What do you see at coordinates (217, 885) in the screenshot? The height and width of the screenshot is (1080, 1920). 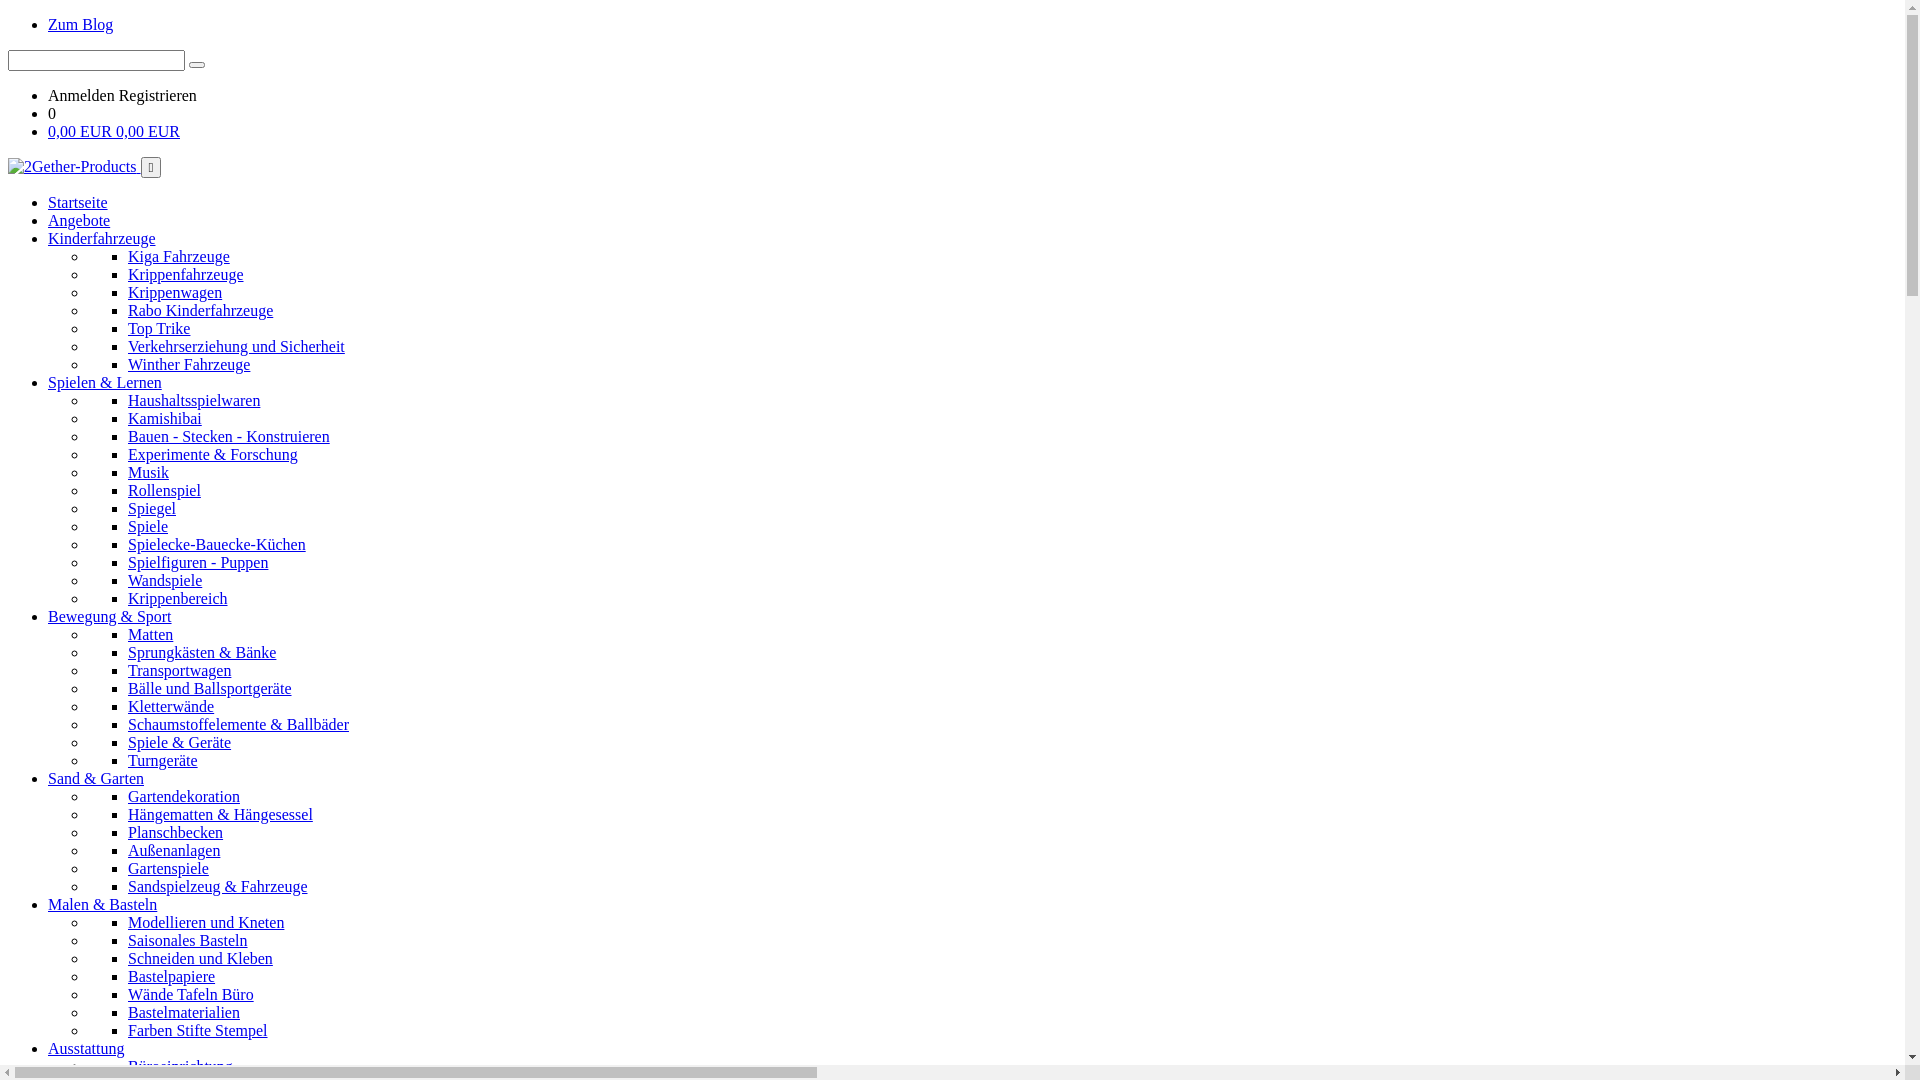 I see `'Sandspielzeug & Fahrzeuge'` at bounding box center [217, 885].